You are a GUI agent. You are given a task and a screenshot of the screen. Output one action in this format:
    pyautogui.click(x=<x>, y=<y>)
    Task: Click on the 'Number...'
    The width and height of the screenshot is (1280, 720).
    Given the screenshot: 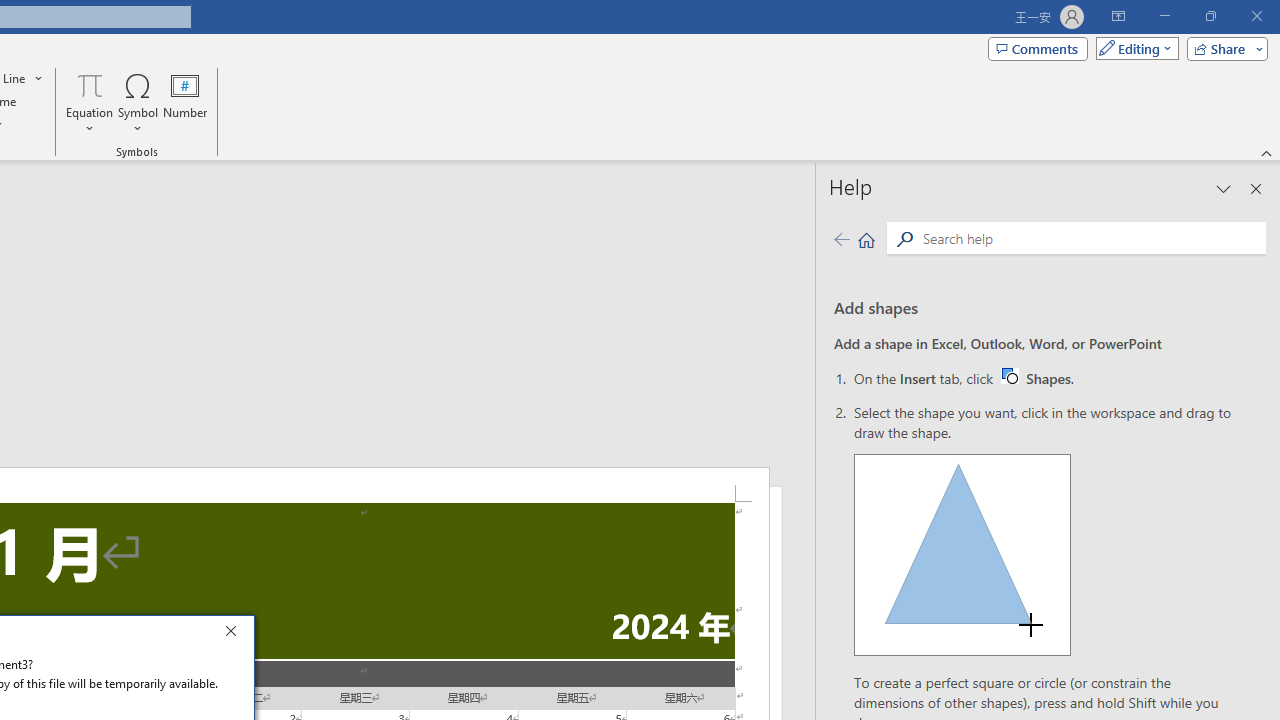 What is the action you would take?
    pyautogui.click(x=185, y=103)
    